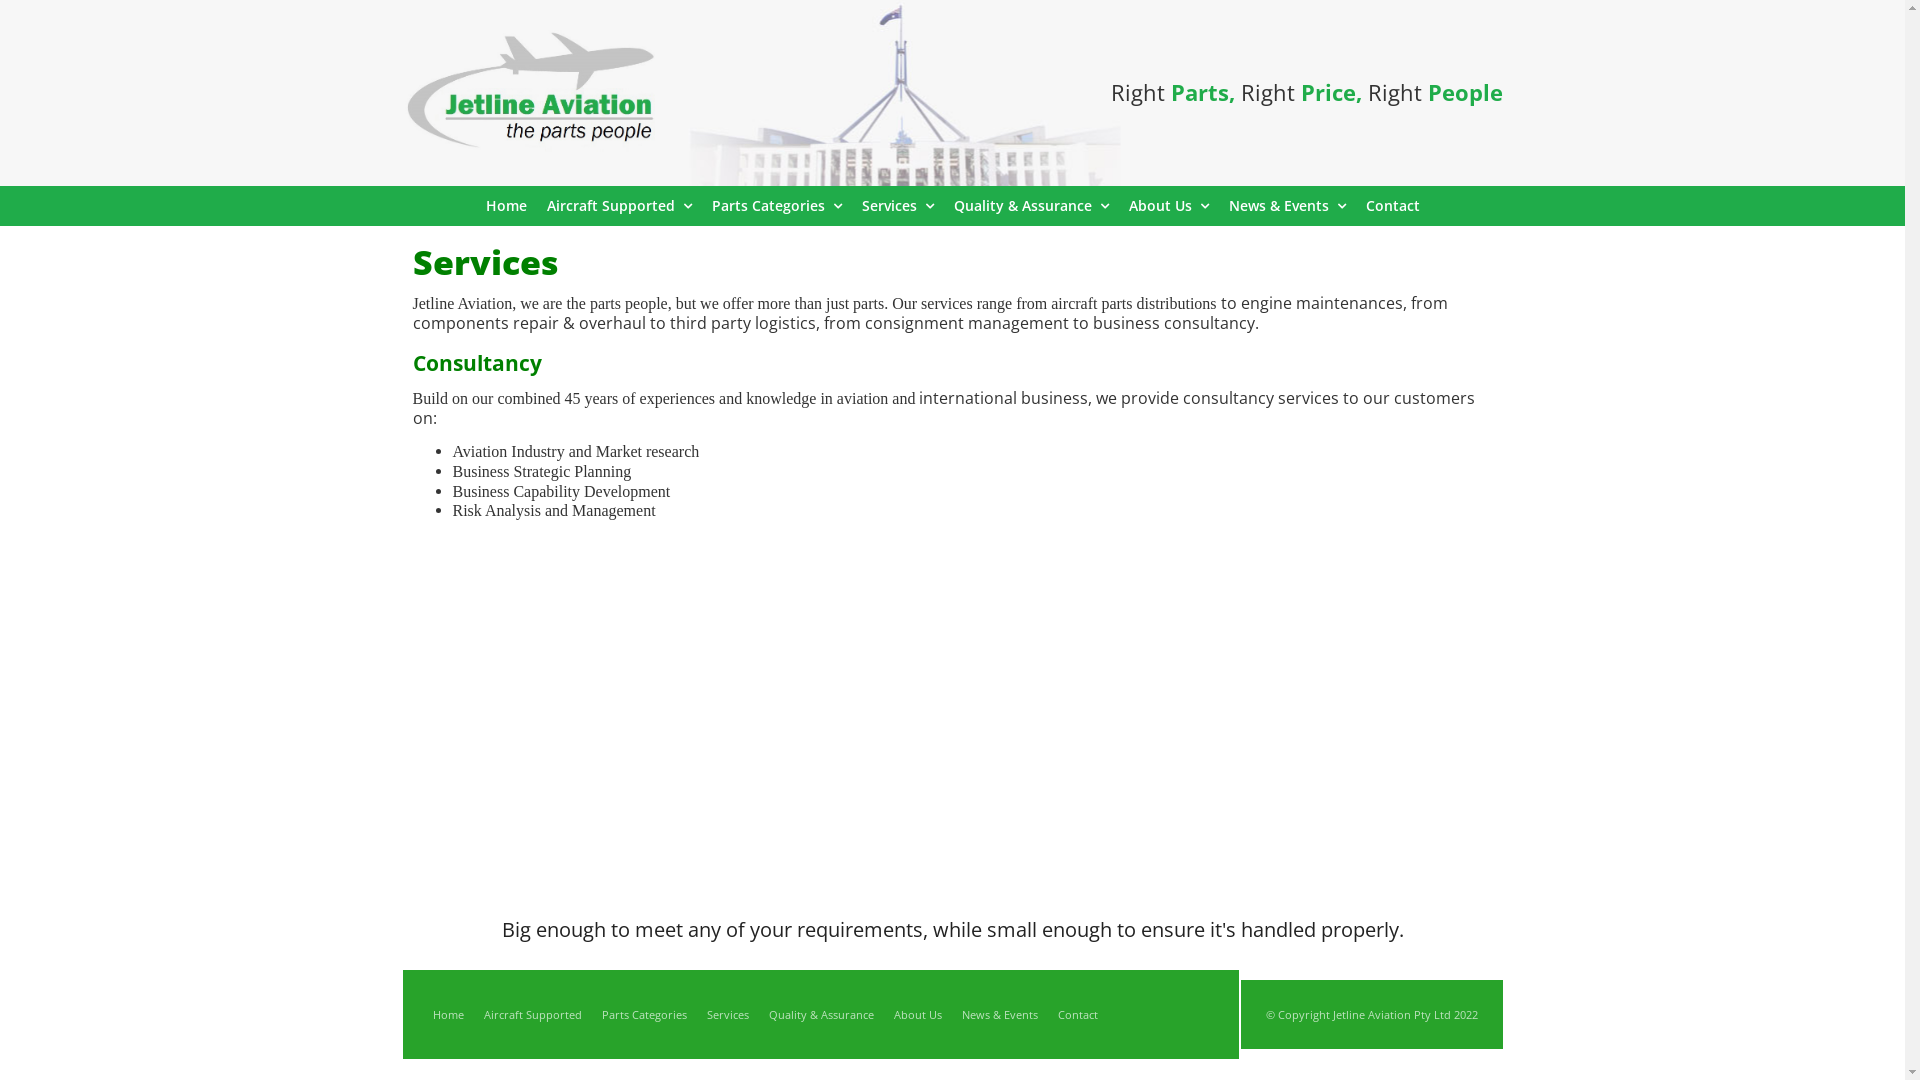 Image resolution: width=1920 pixels, height=1080 pixels. What do you see at coordinates (820, 1014) in the screenshot?
I see `'Quality & Assurance'` at bounding box center [820, 1014].